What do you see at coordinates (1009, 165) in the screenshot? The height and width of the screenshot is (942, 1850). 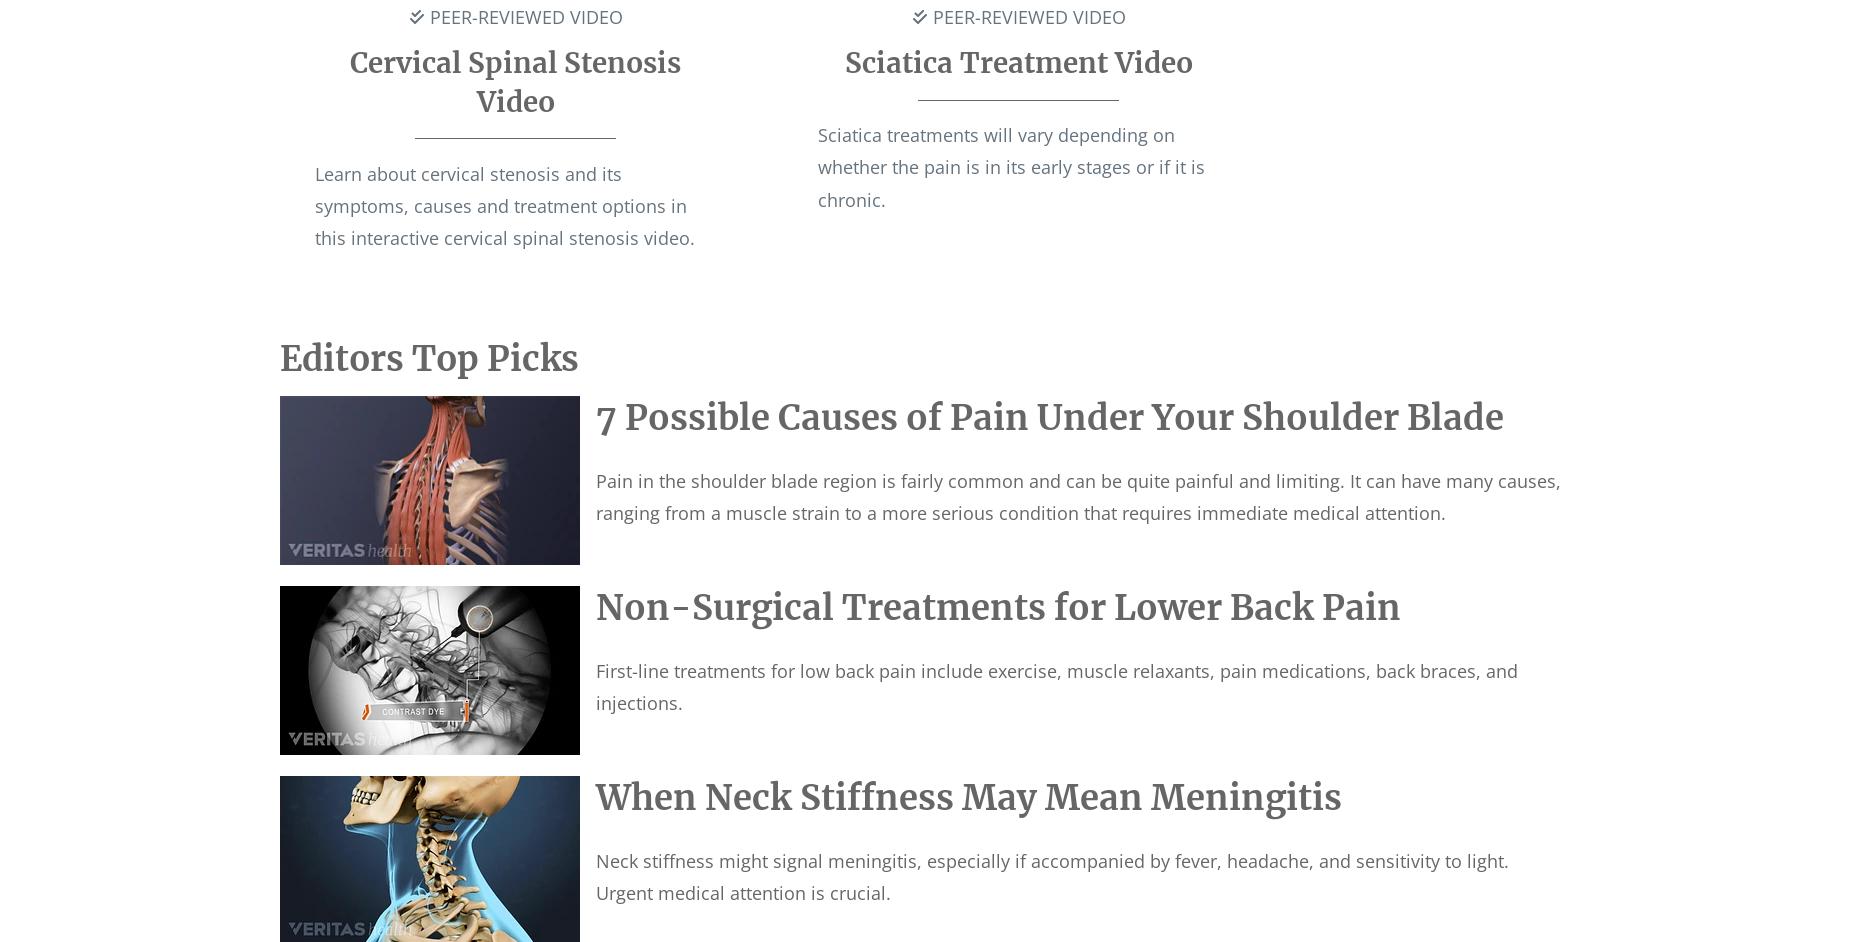 I see `'Sciatica treatments will vary depending on whether the pain is in its early stages or if it is chronic.'` at bounding box center [1009, 165].